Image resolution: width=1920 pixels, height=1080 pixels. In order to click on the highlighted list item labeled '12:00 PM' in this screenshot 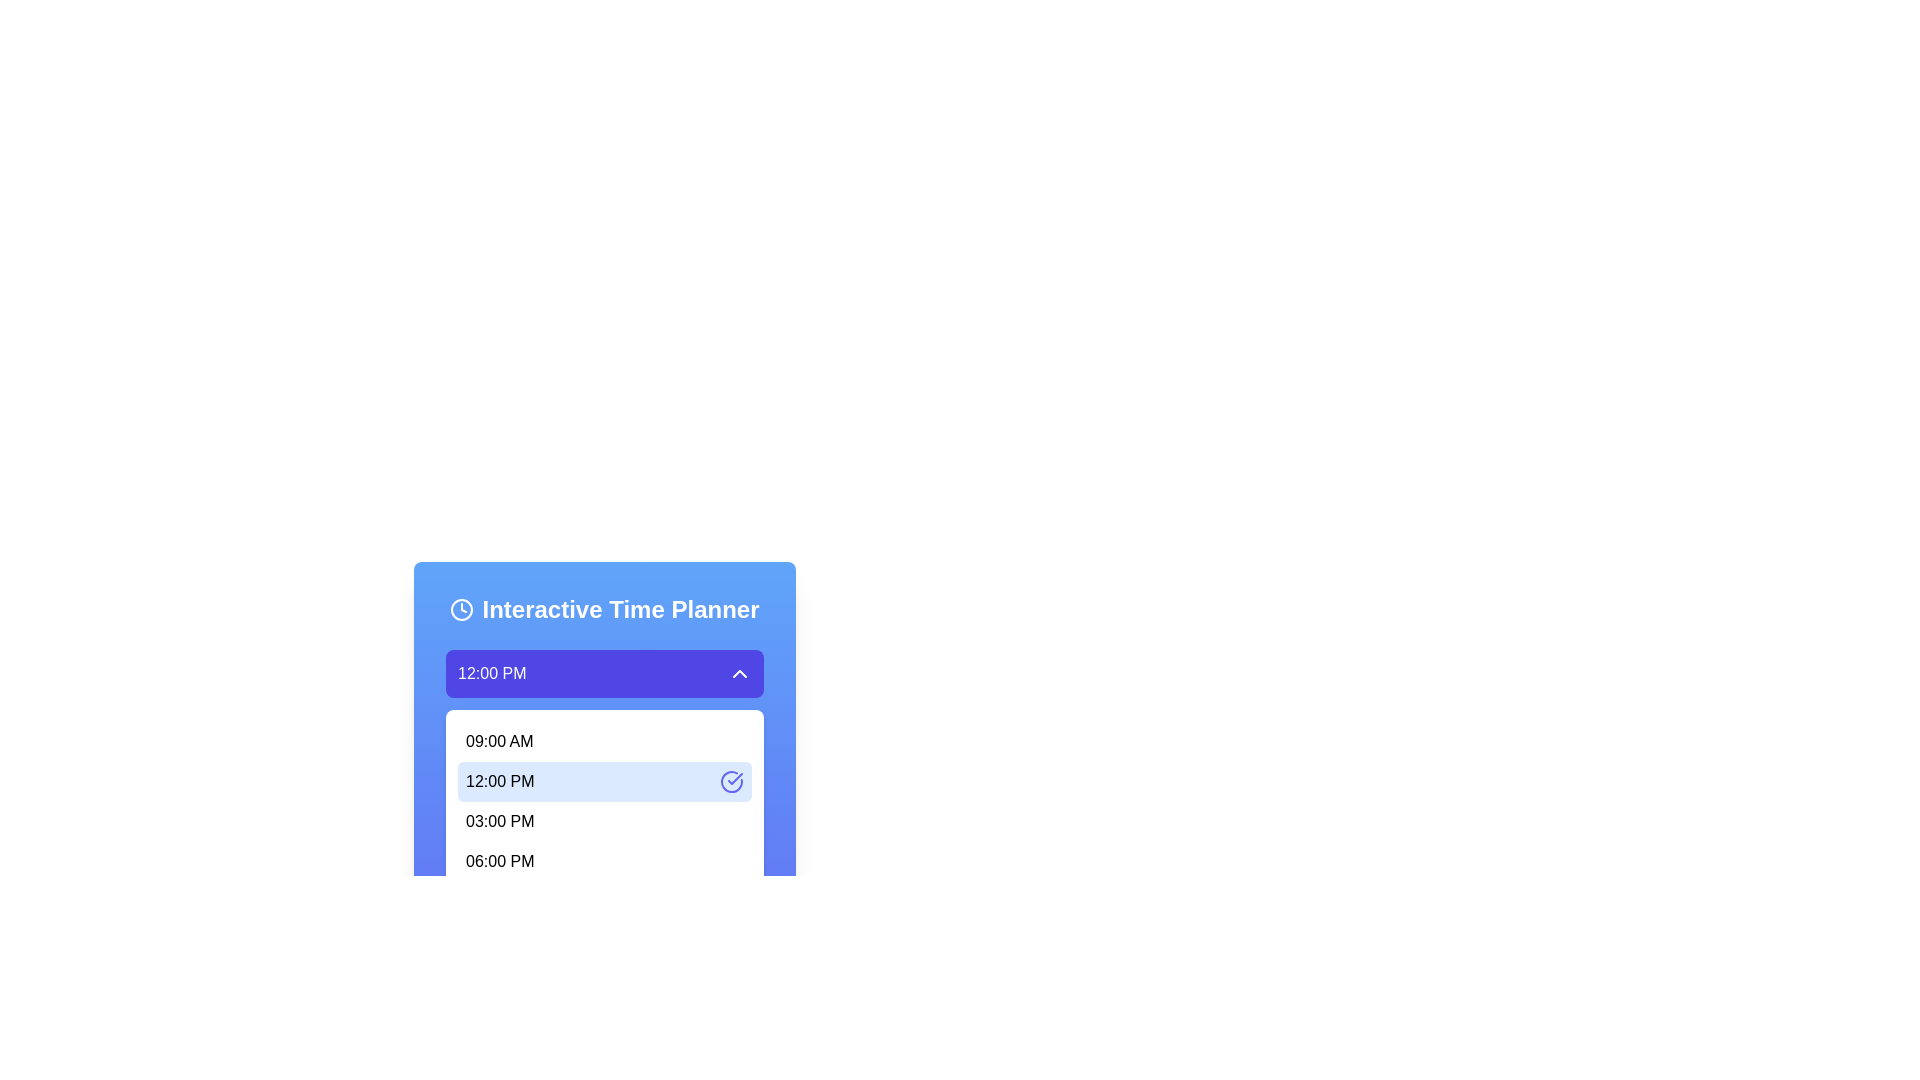, I will do `click(603, 790)`.